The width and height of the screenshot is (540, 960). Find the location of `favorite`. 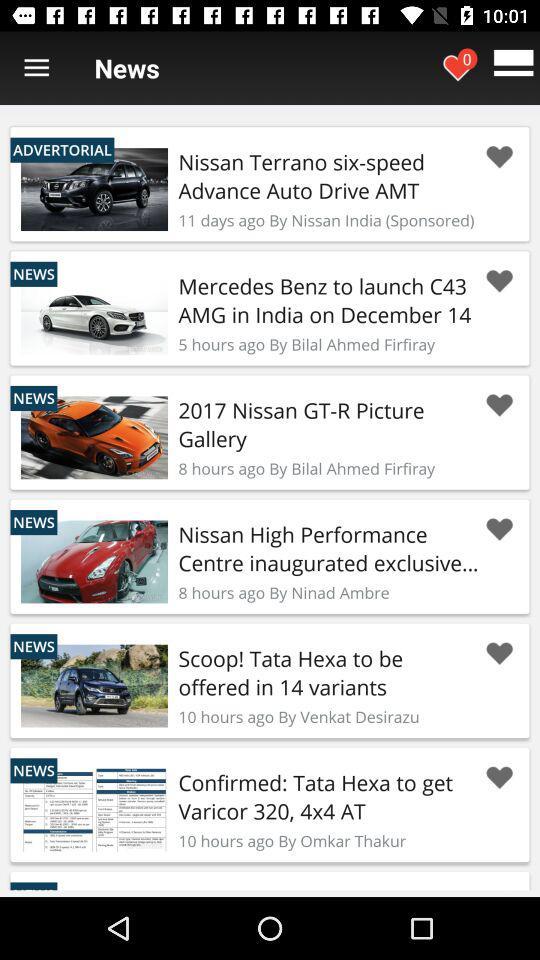

favorite is located at coordinates (498, 776).